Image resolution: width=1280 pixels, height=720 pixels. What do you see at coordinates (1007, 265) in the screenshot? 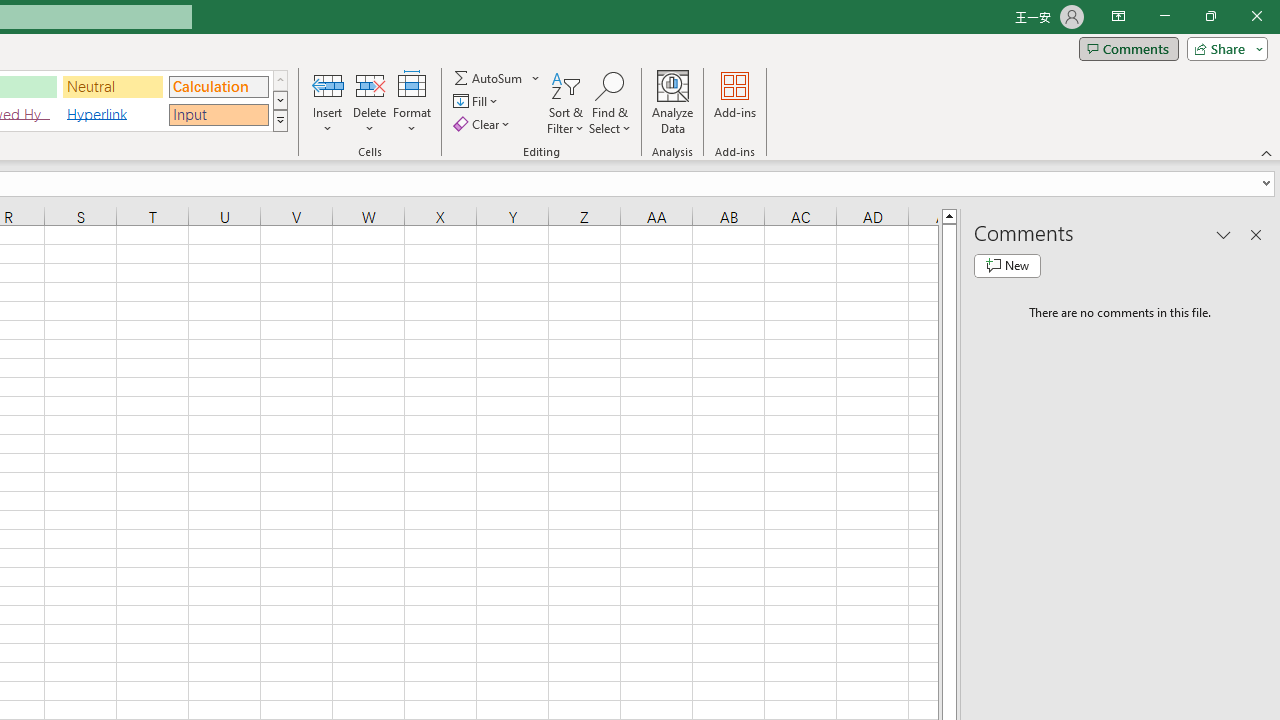
I see `'New comment'` at bounding box center [1007, 265].